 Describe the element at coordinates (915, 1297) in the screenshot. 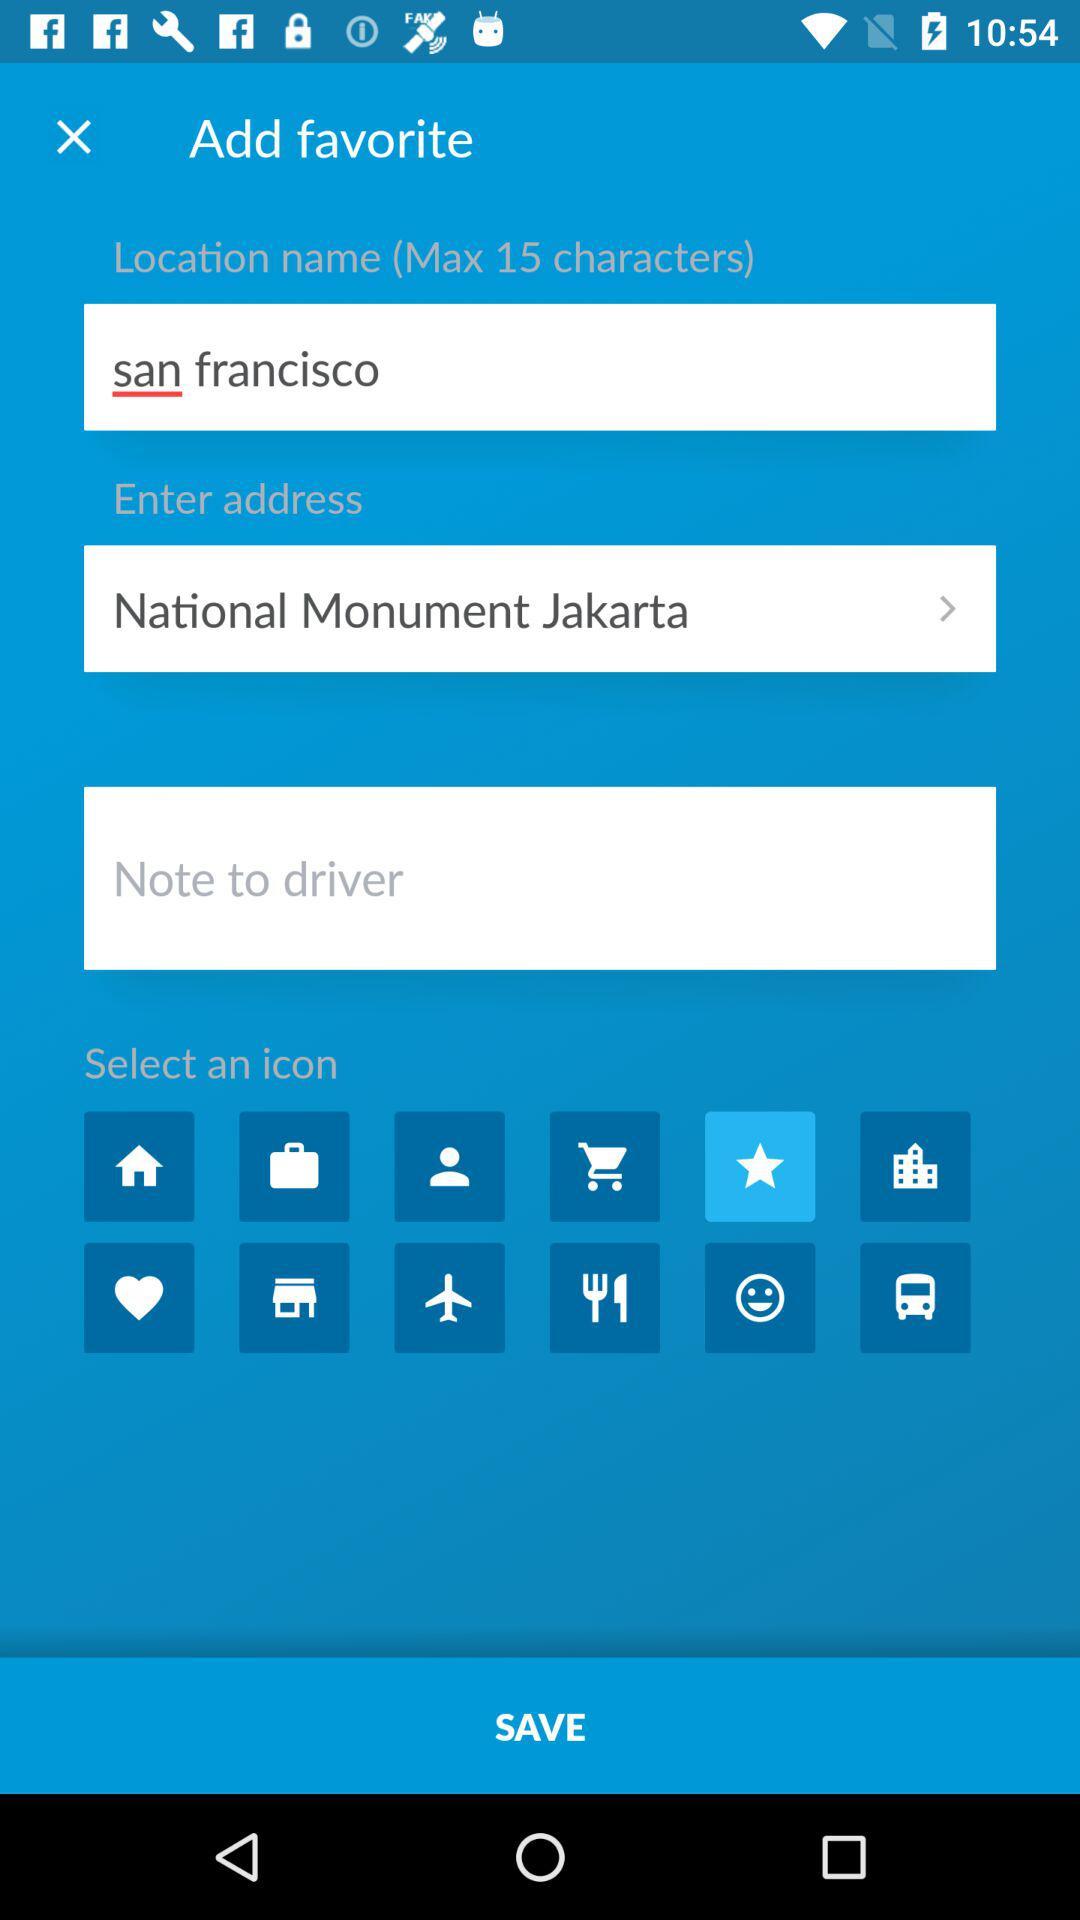

I see `icon for favorite` at that location.